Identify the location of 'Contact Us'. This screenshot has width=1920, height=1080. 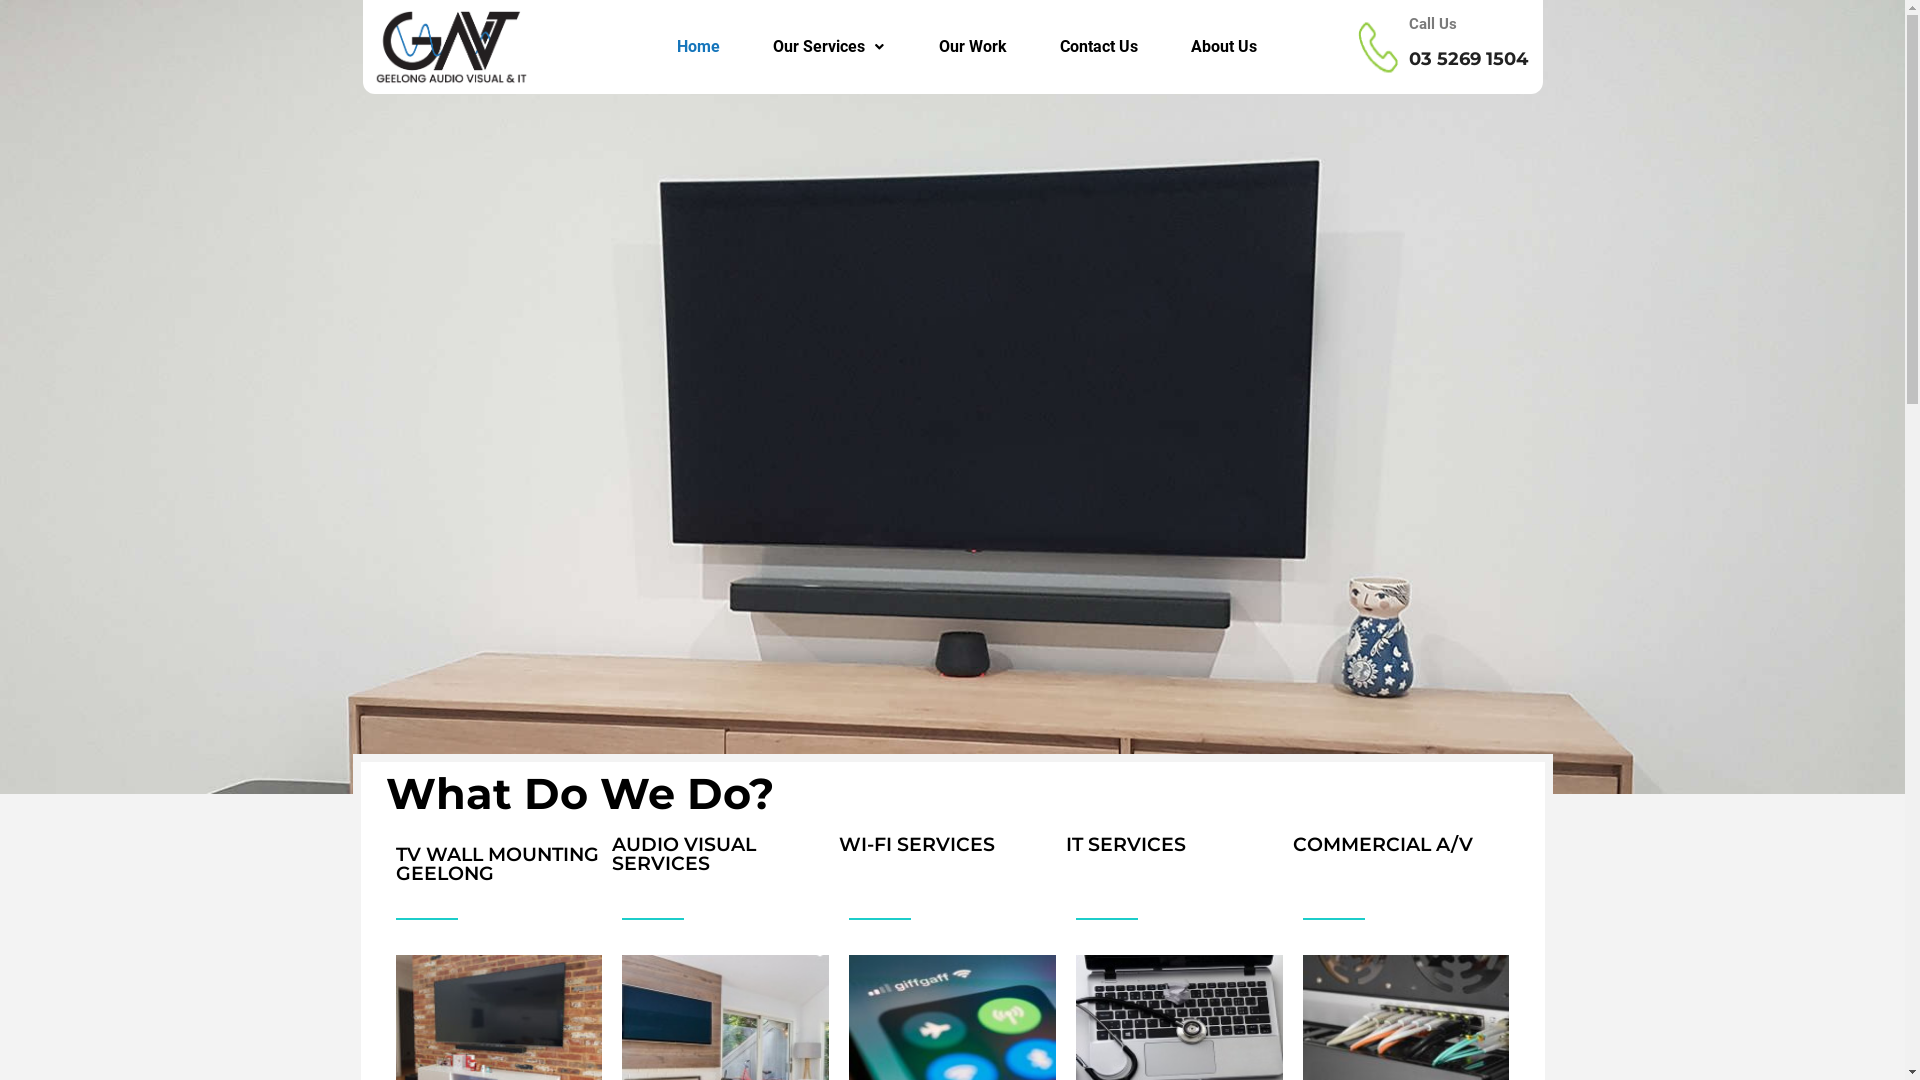
(1098, 45).